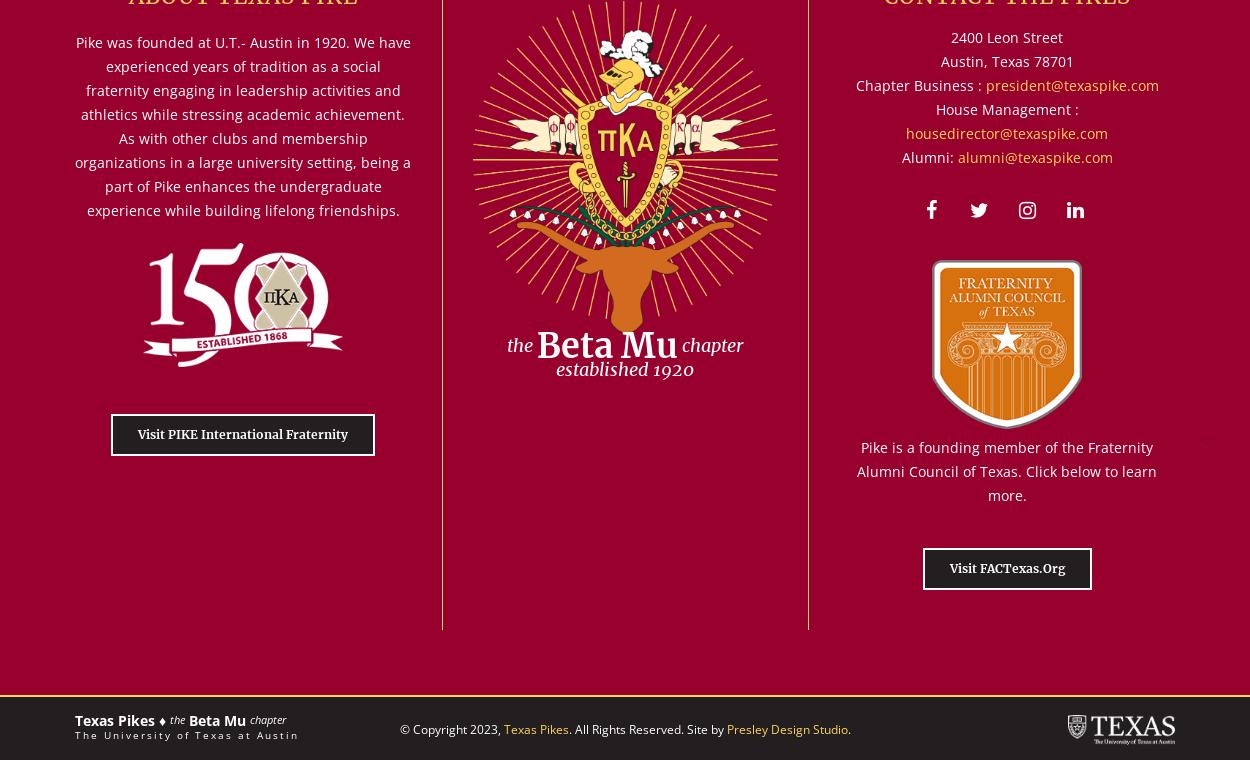 This screenshot has height=760, width=1250. I want to click on 'Pike is a founding member of the Fraternity Alumni Council of Texas. Click below to learn more.', so click(1007, 469).